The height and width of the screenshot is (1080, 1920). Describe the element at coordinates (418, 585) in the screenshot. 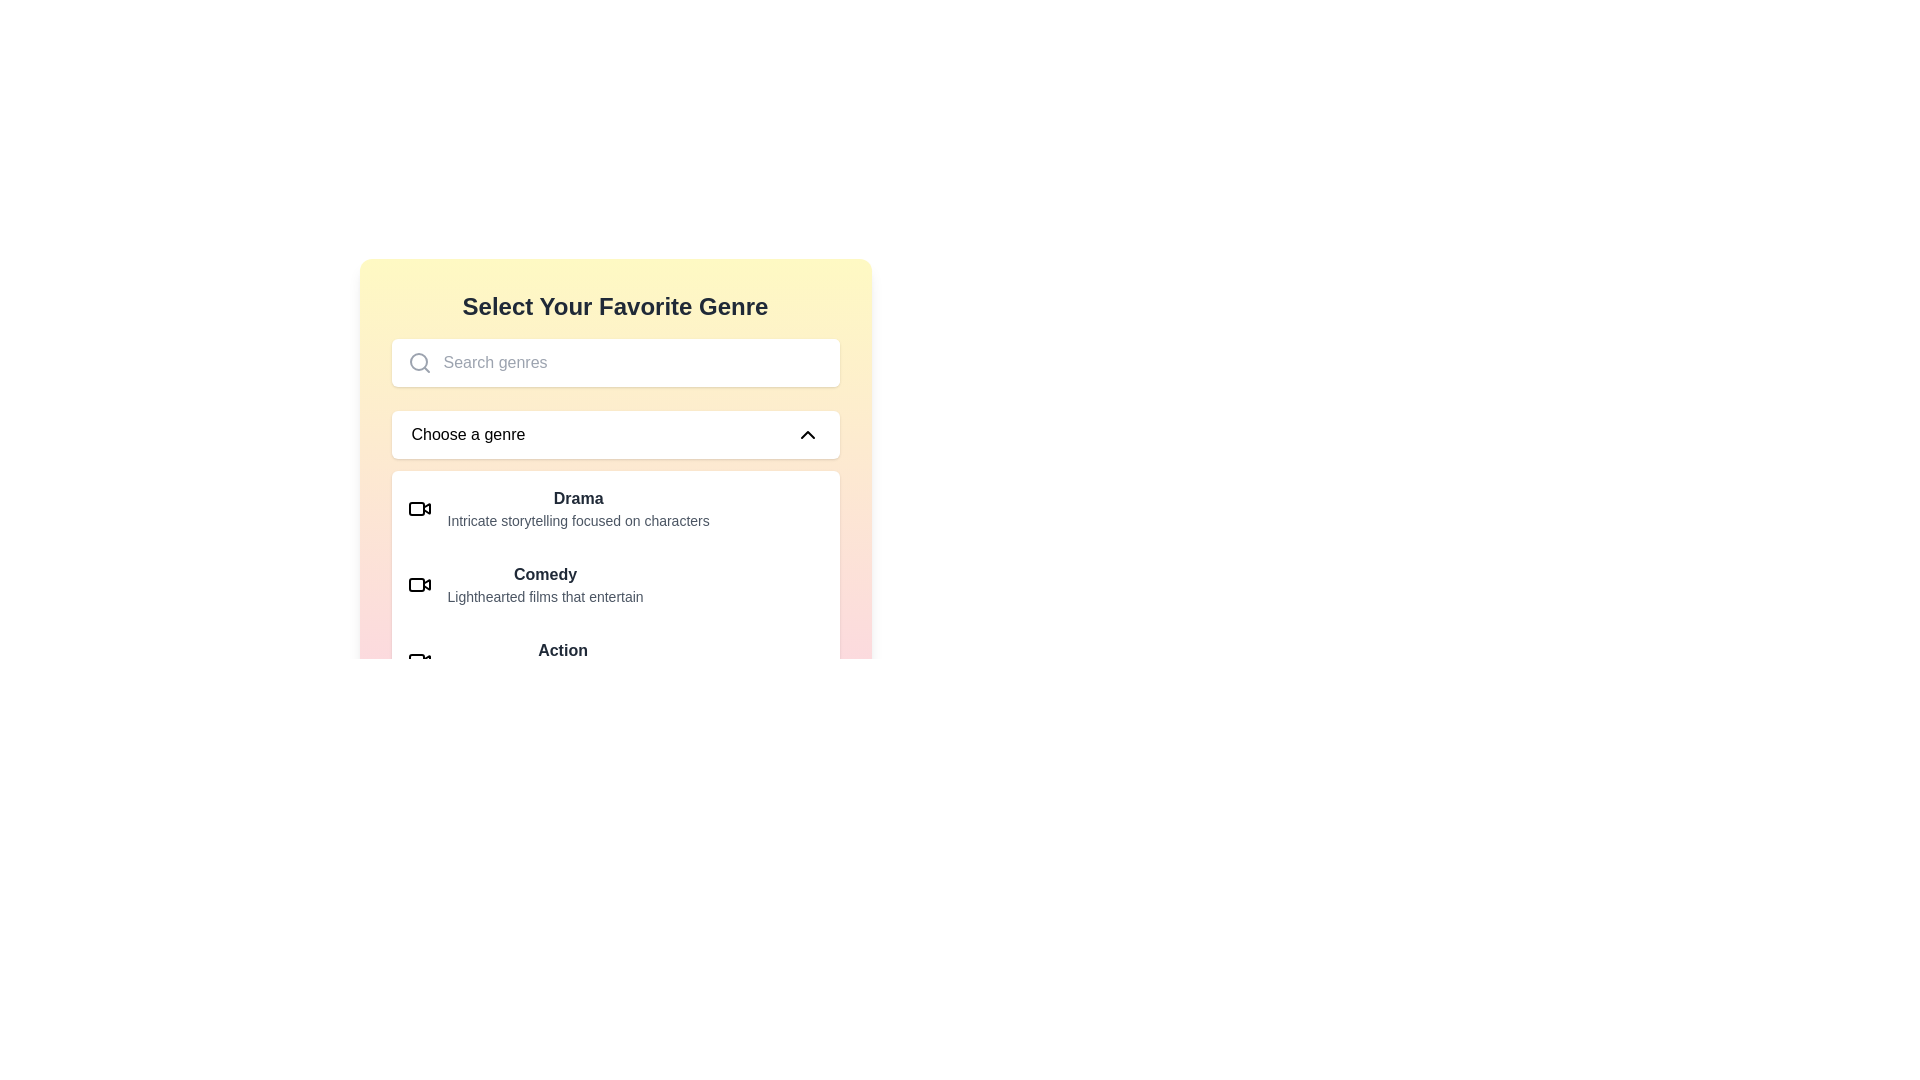

I see `the Comedy genre icon, which visually represents the video or movie-related nature of the Comedy genre in the selection list, located to the left of the text 'Comedy'` at that location.